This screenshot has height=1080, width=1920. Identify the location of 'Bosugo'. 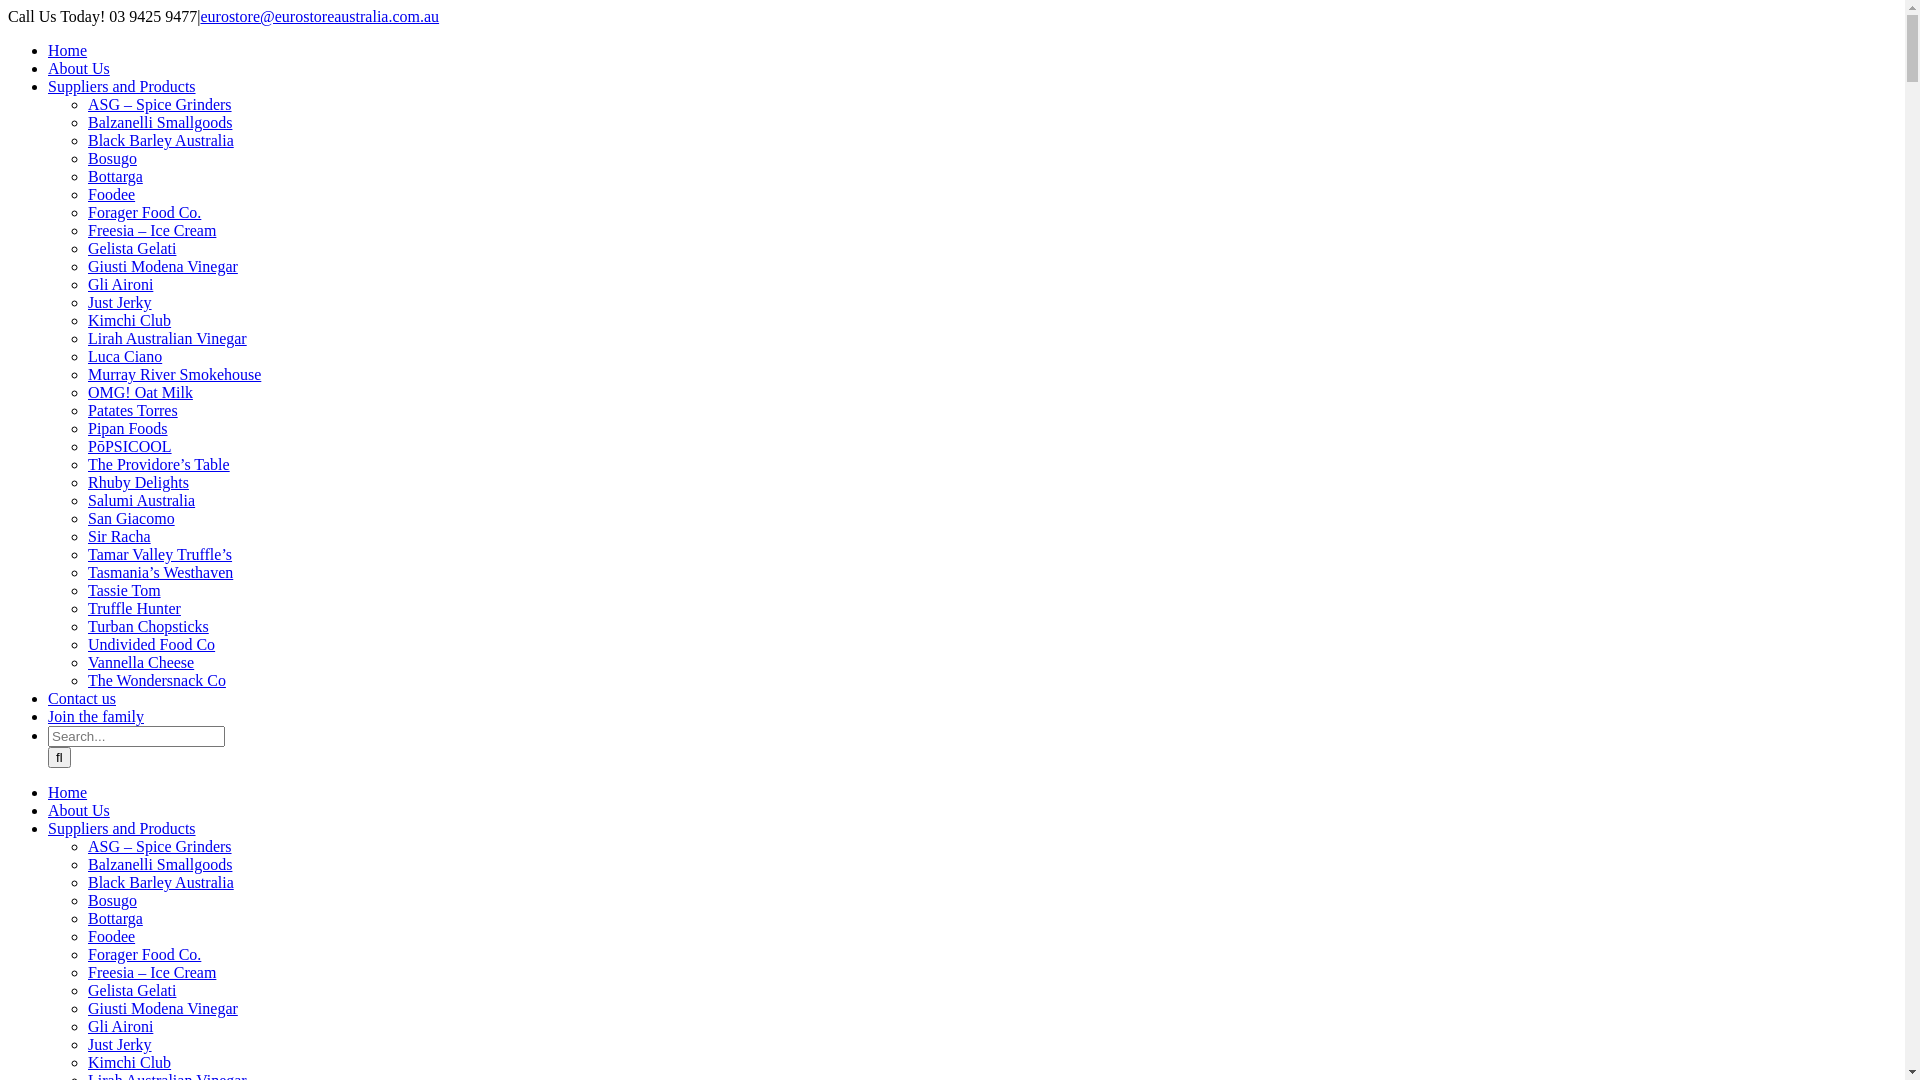
(111, 900).